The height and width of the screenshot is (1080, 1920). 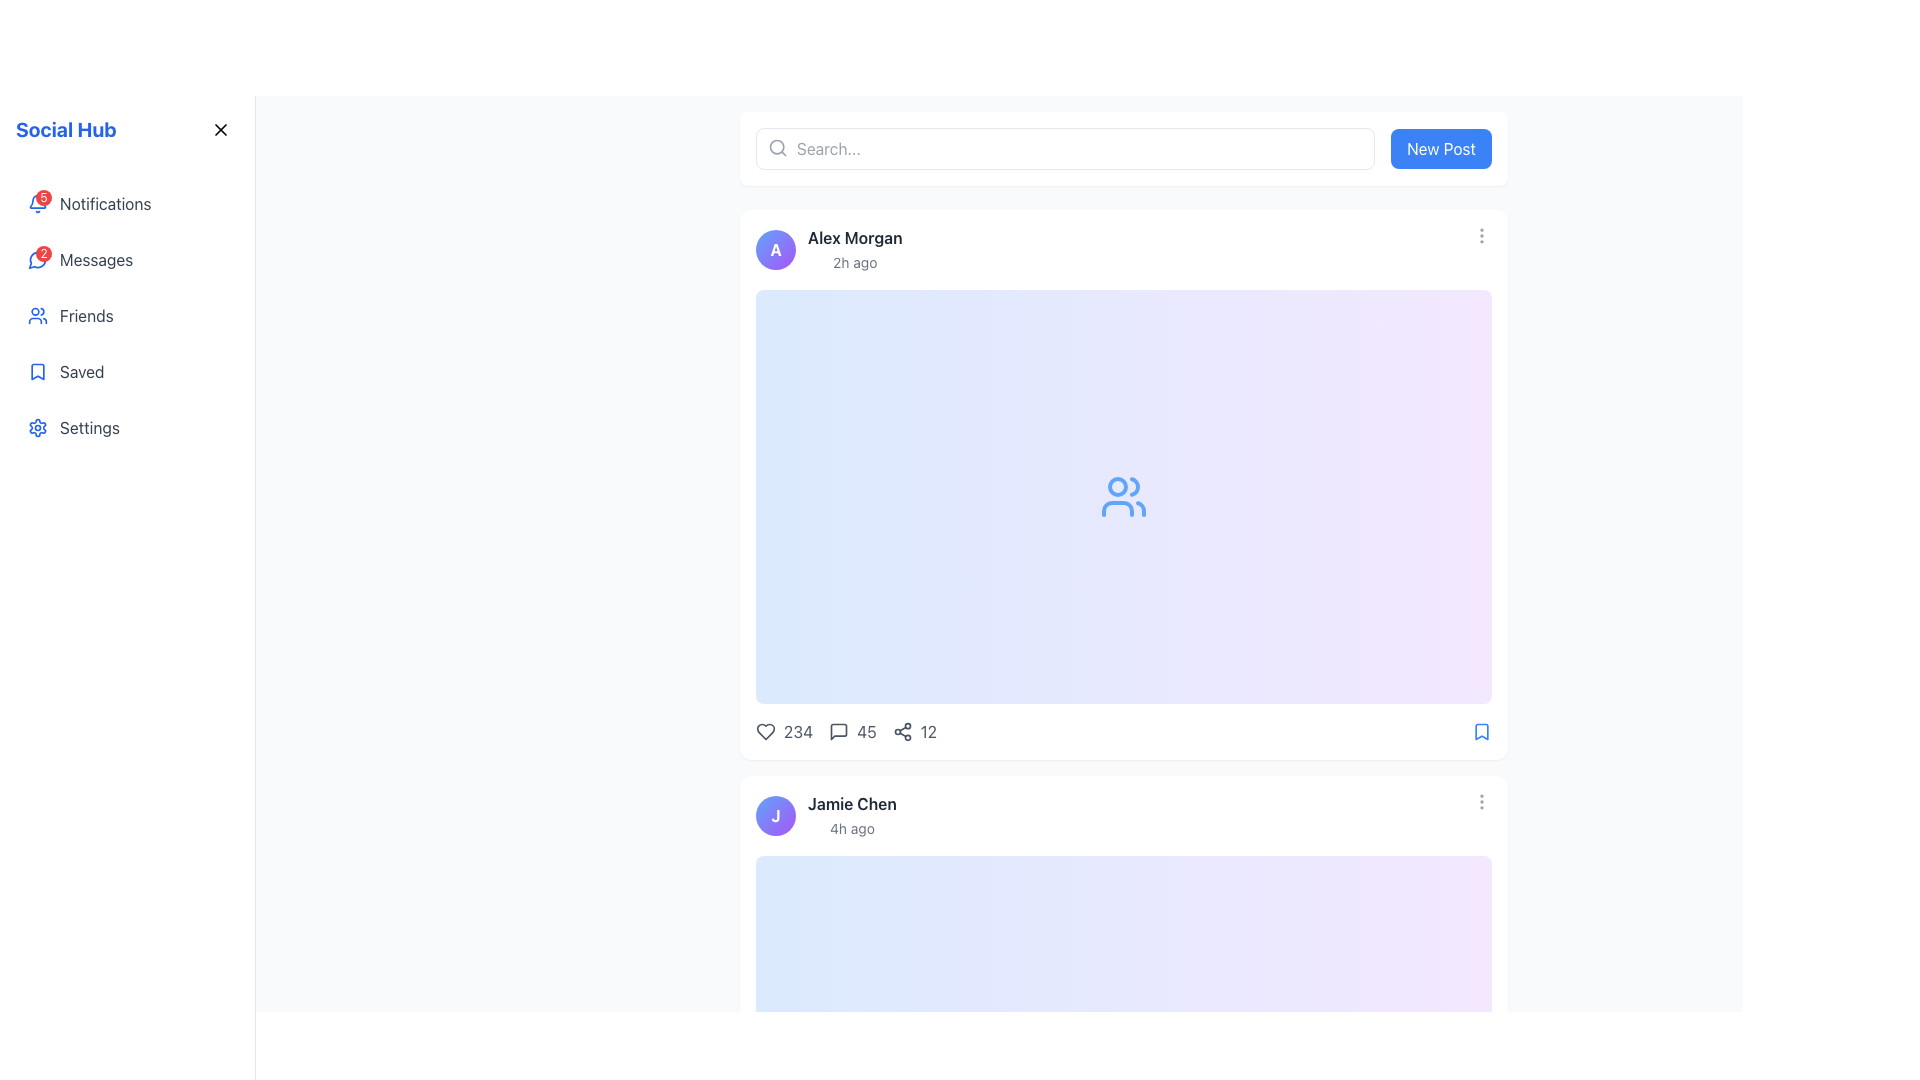 What do you see at coordinates (95, 258) in the screenshot?
I see `the 'Messages' text label in the vertical navigation menu, which is styled in gray and located to the right of a chat bubble icon` at bounding box center [95, 258].